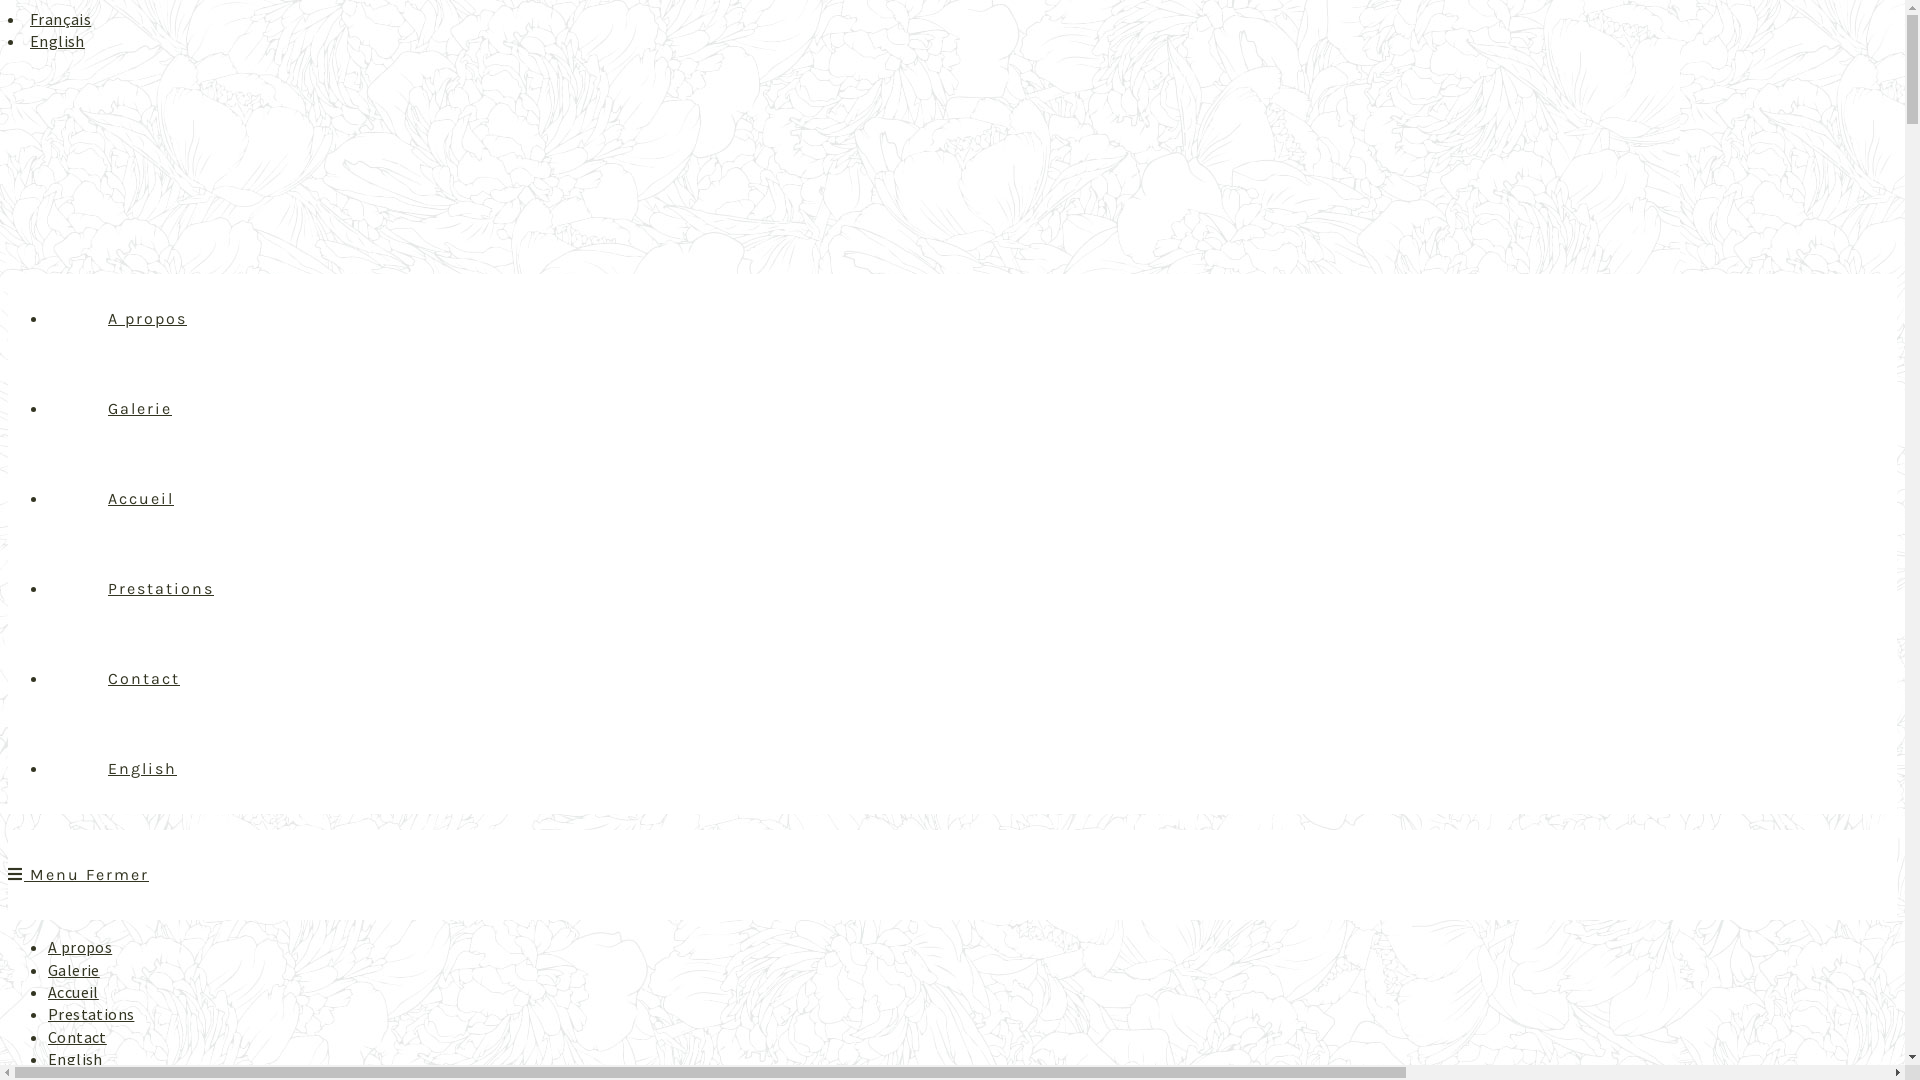 The height and width of the screenshot is (1080, 1920). I want to click on 'Galerie', so click(73, 968).